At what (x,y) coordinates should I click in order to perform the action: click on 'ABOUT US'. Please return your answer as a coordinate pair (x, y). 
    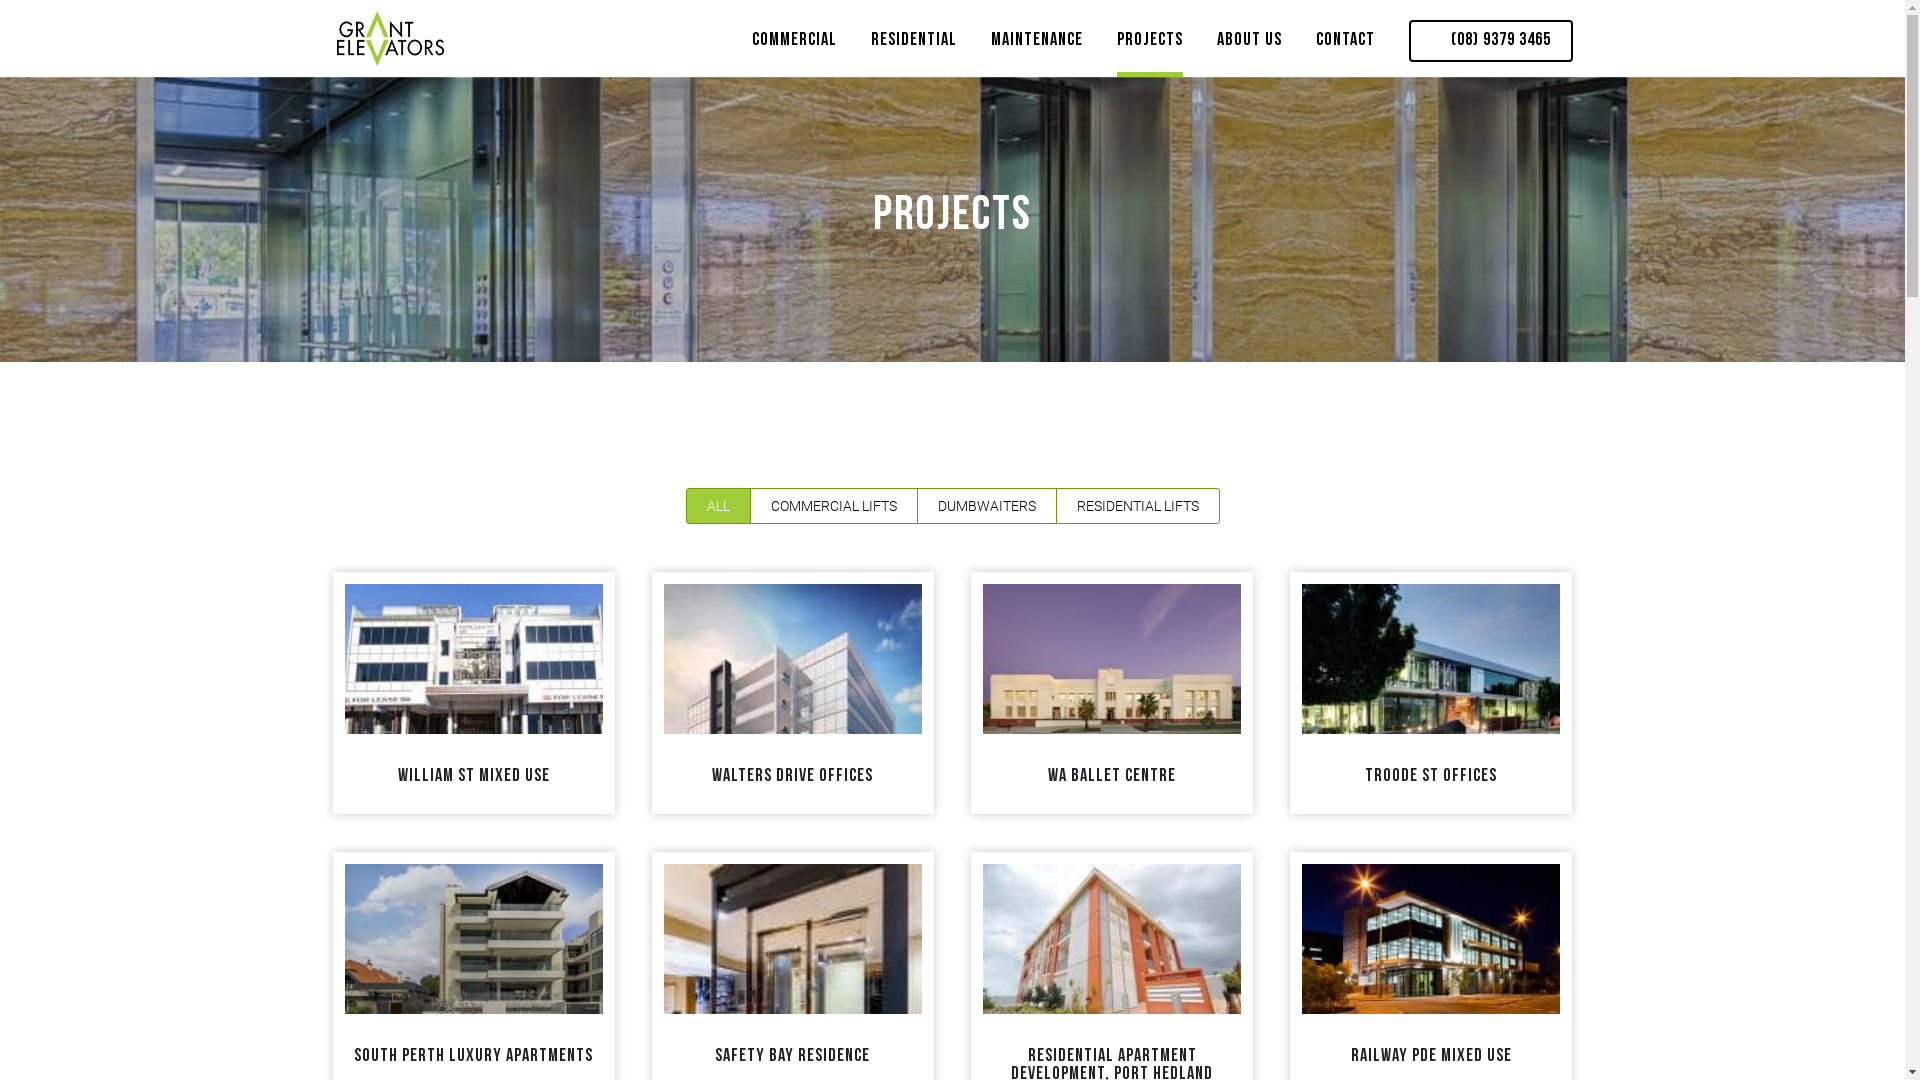
    Looking at the image, I should click on (1247, 45).